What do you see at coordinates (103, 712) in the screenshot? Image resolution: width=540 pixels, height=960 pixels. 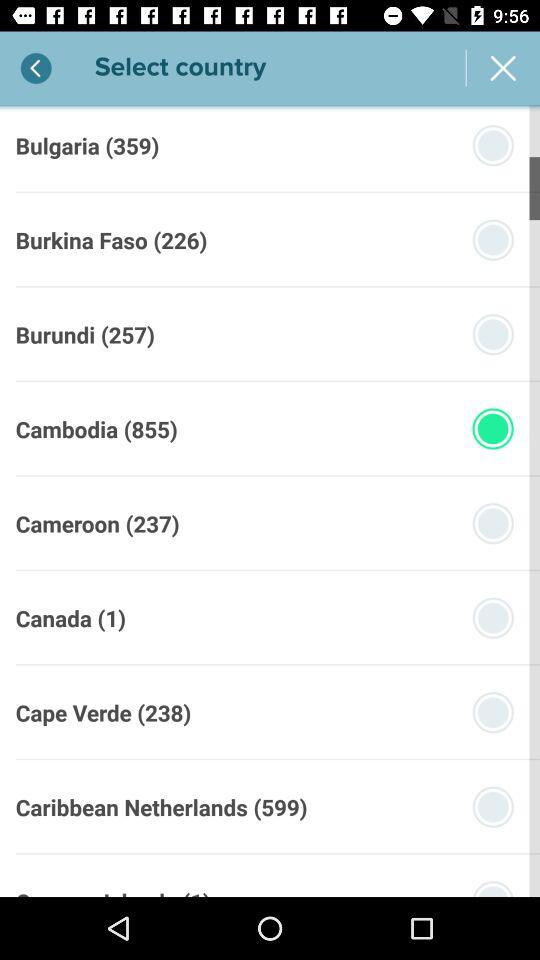 I see `cape verde (238)` at bounding box center [103, 712].